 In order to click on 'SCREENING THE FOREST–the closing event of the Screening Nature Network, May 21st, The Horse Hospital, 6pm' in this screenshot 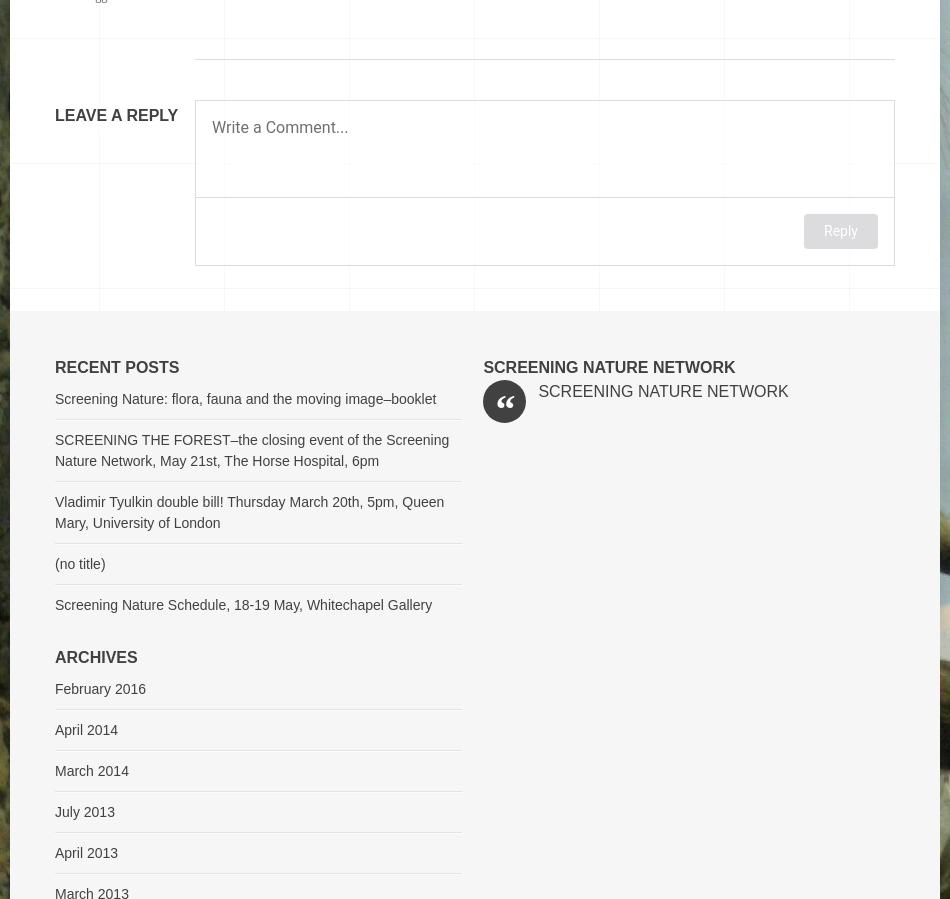, I will do `click(251, 449)`.